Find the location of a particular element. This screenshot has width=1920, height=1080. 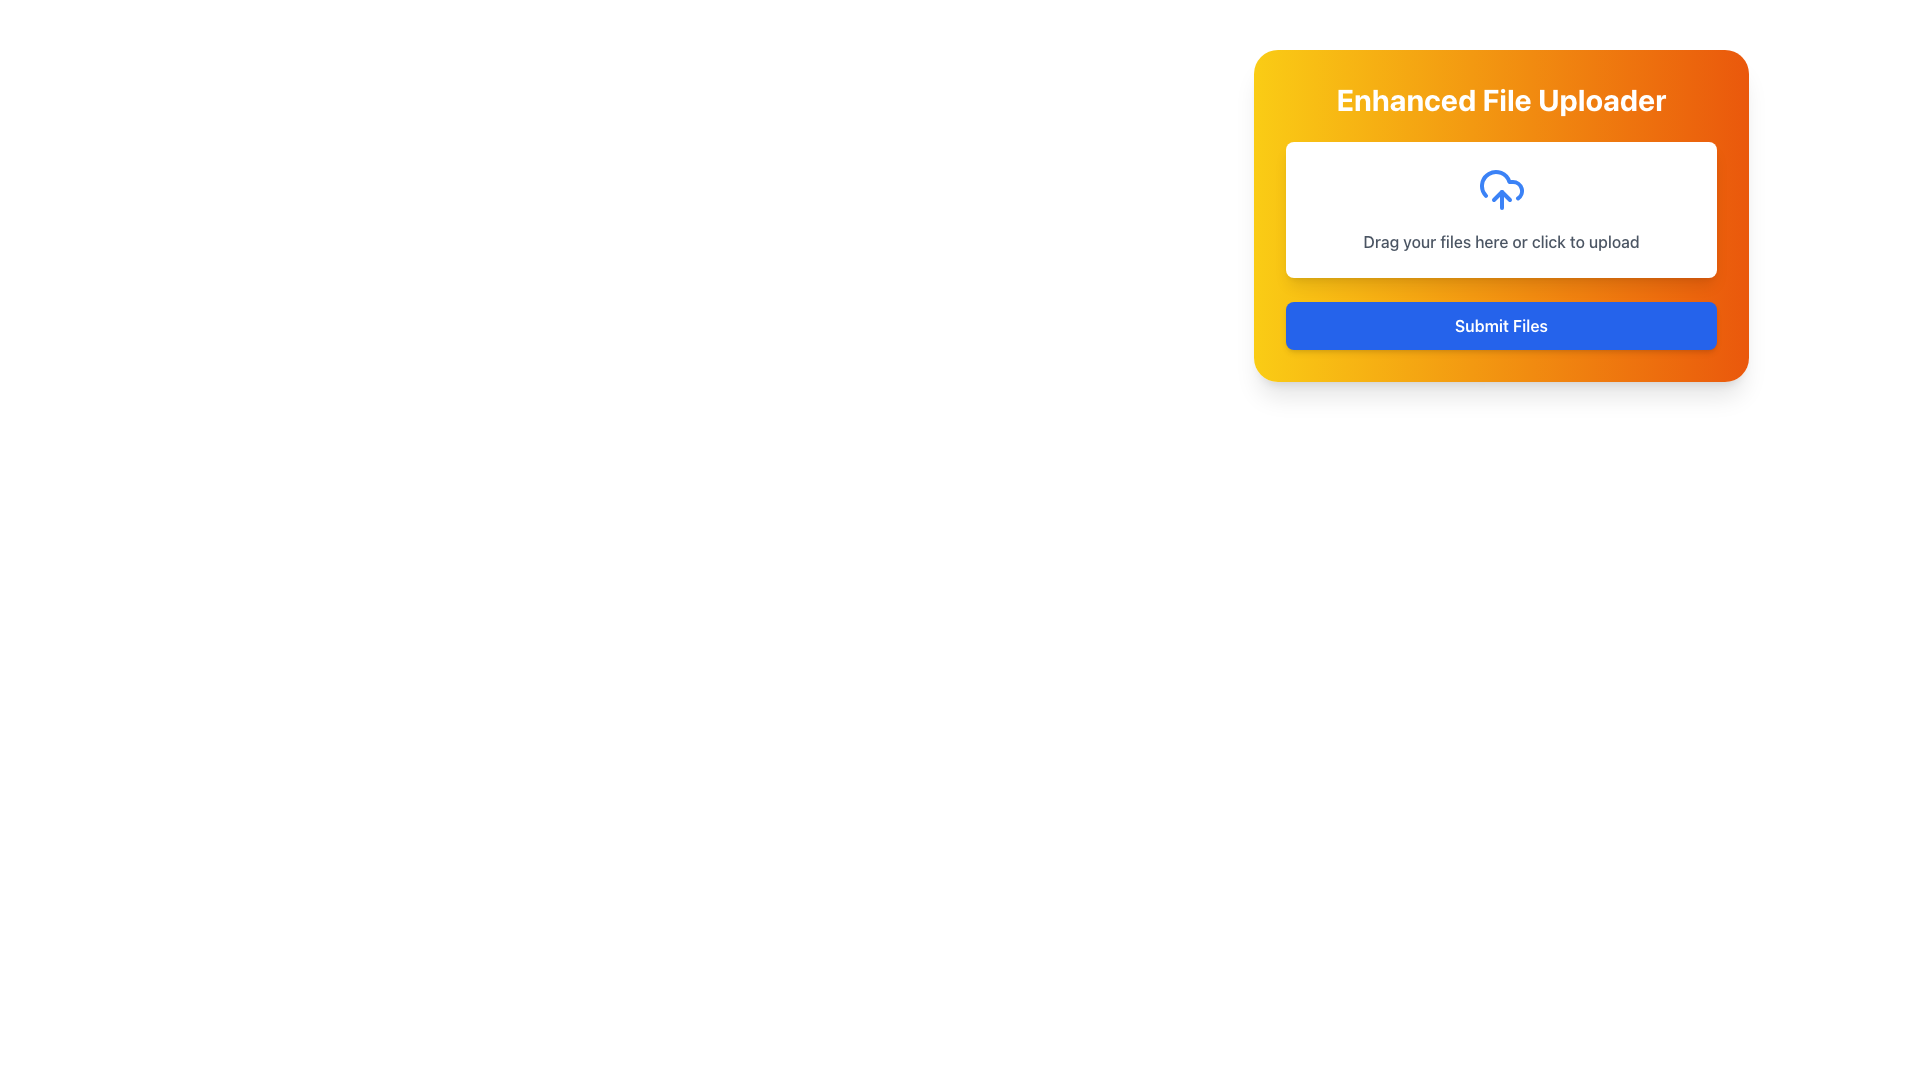

the submission button located at the bottom of the file uploader, which changes its background color is located at coordinates (1501, 325).